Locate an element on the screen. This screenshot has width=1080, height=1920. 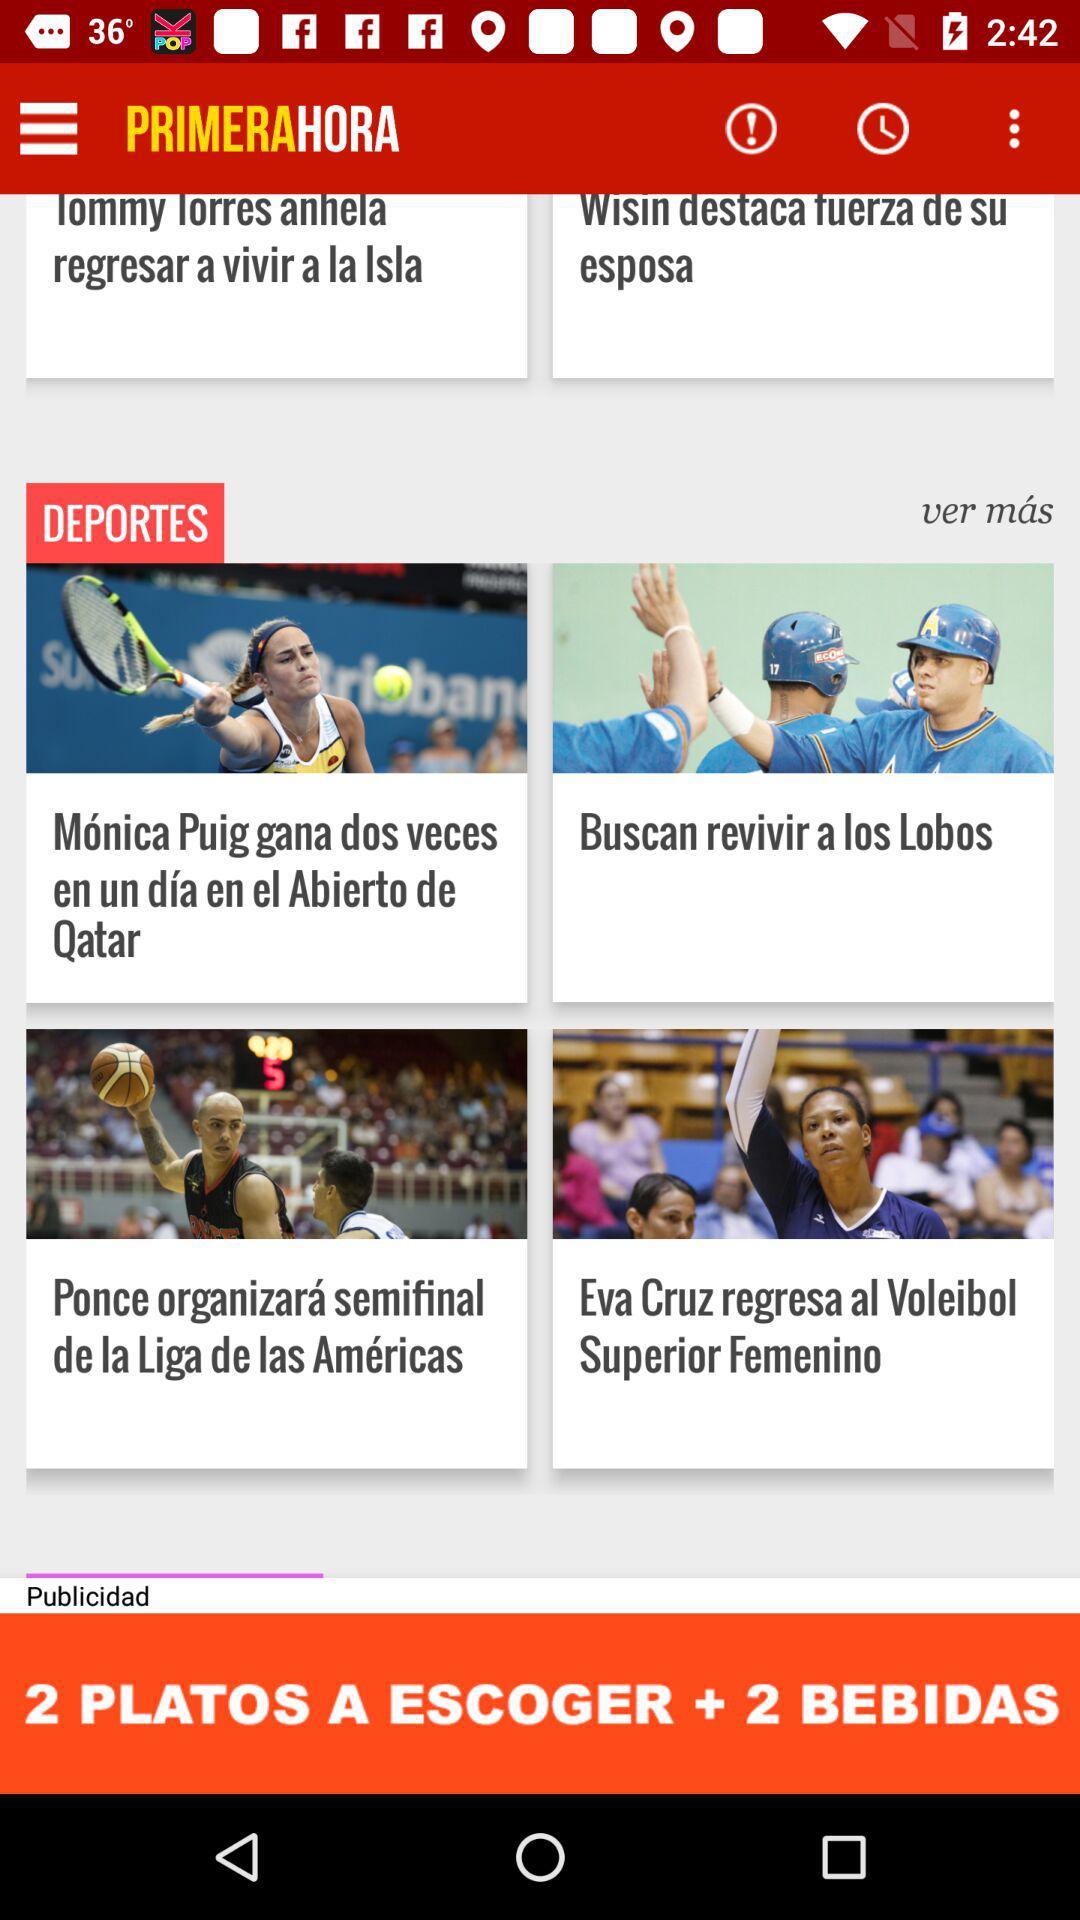
asking to see options is located at coordinates (1014, 127).